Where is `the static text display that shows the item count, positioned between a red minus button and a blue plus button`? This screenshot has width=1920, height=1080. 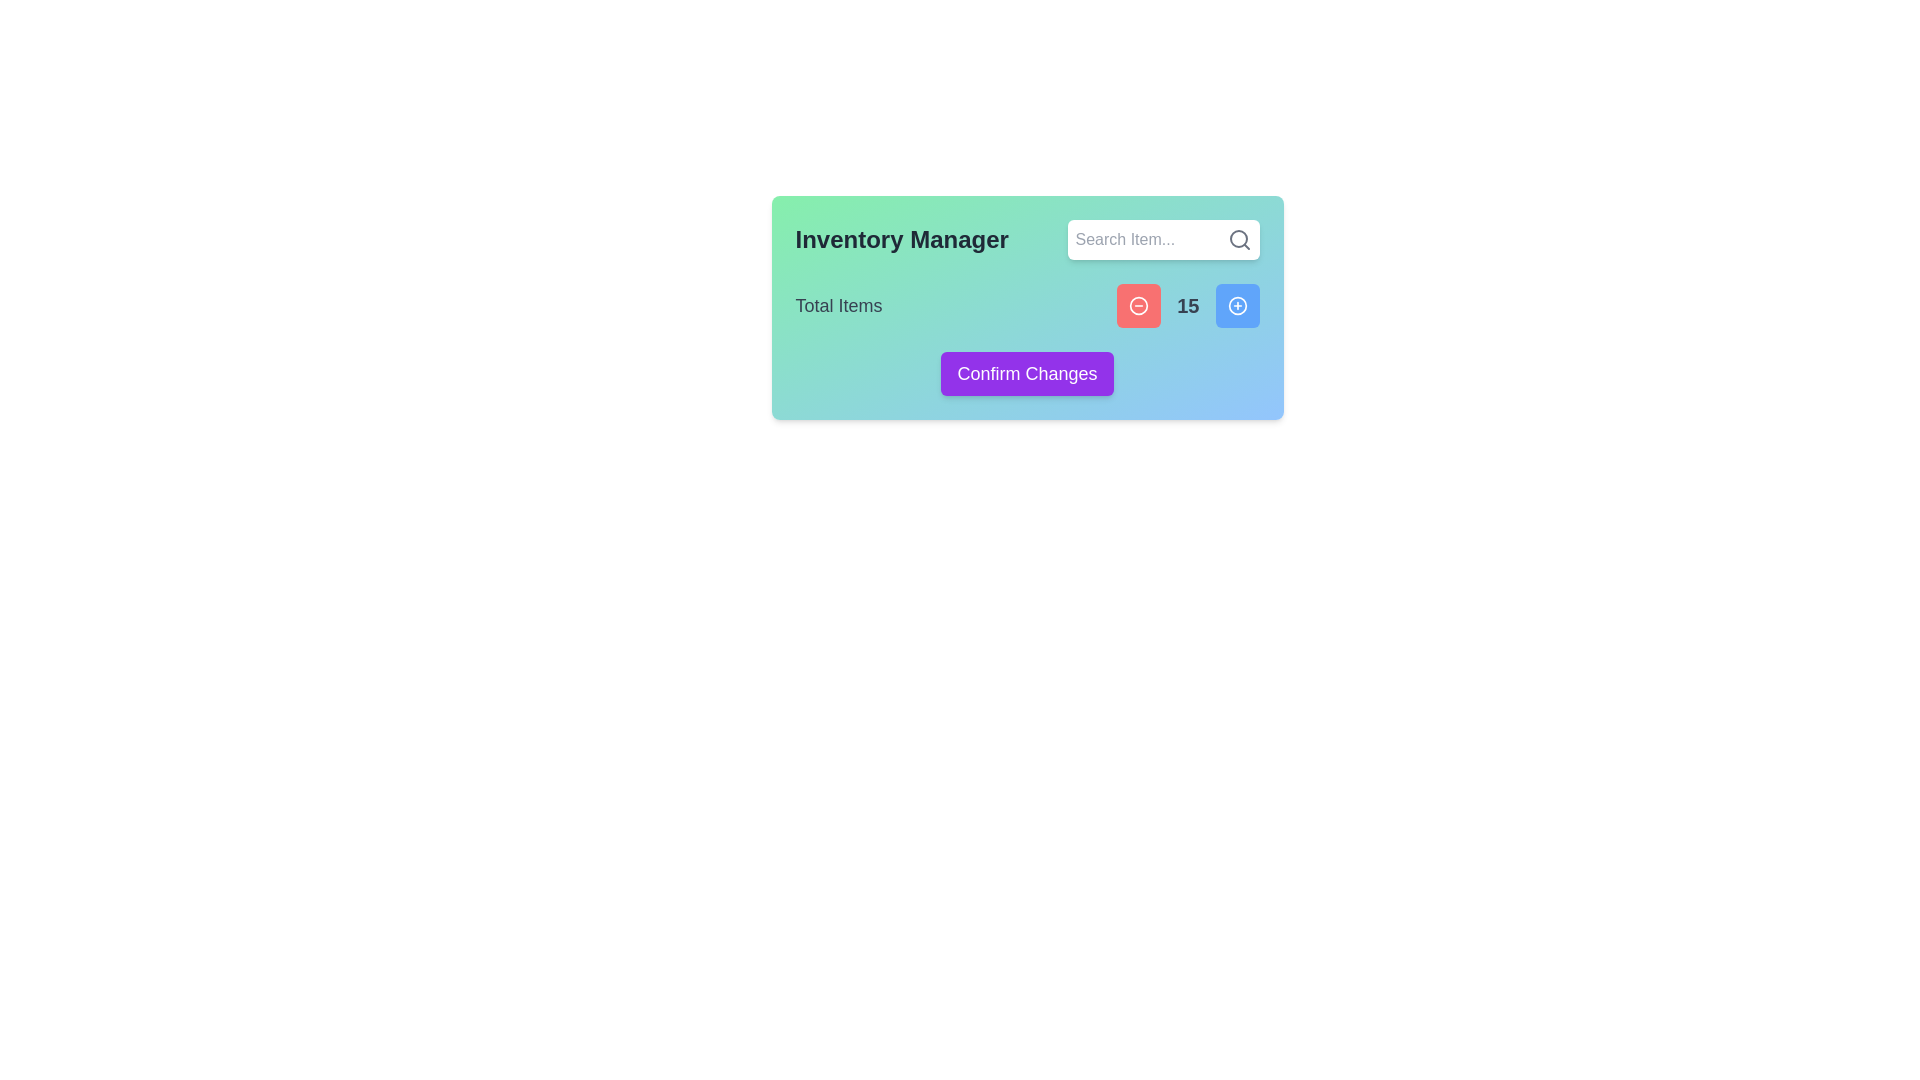 the static text display that shows the item count, positioned between a red minus button and a blue plus button is located at coordinates (1188, 305).